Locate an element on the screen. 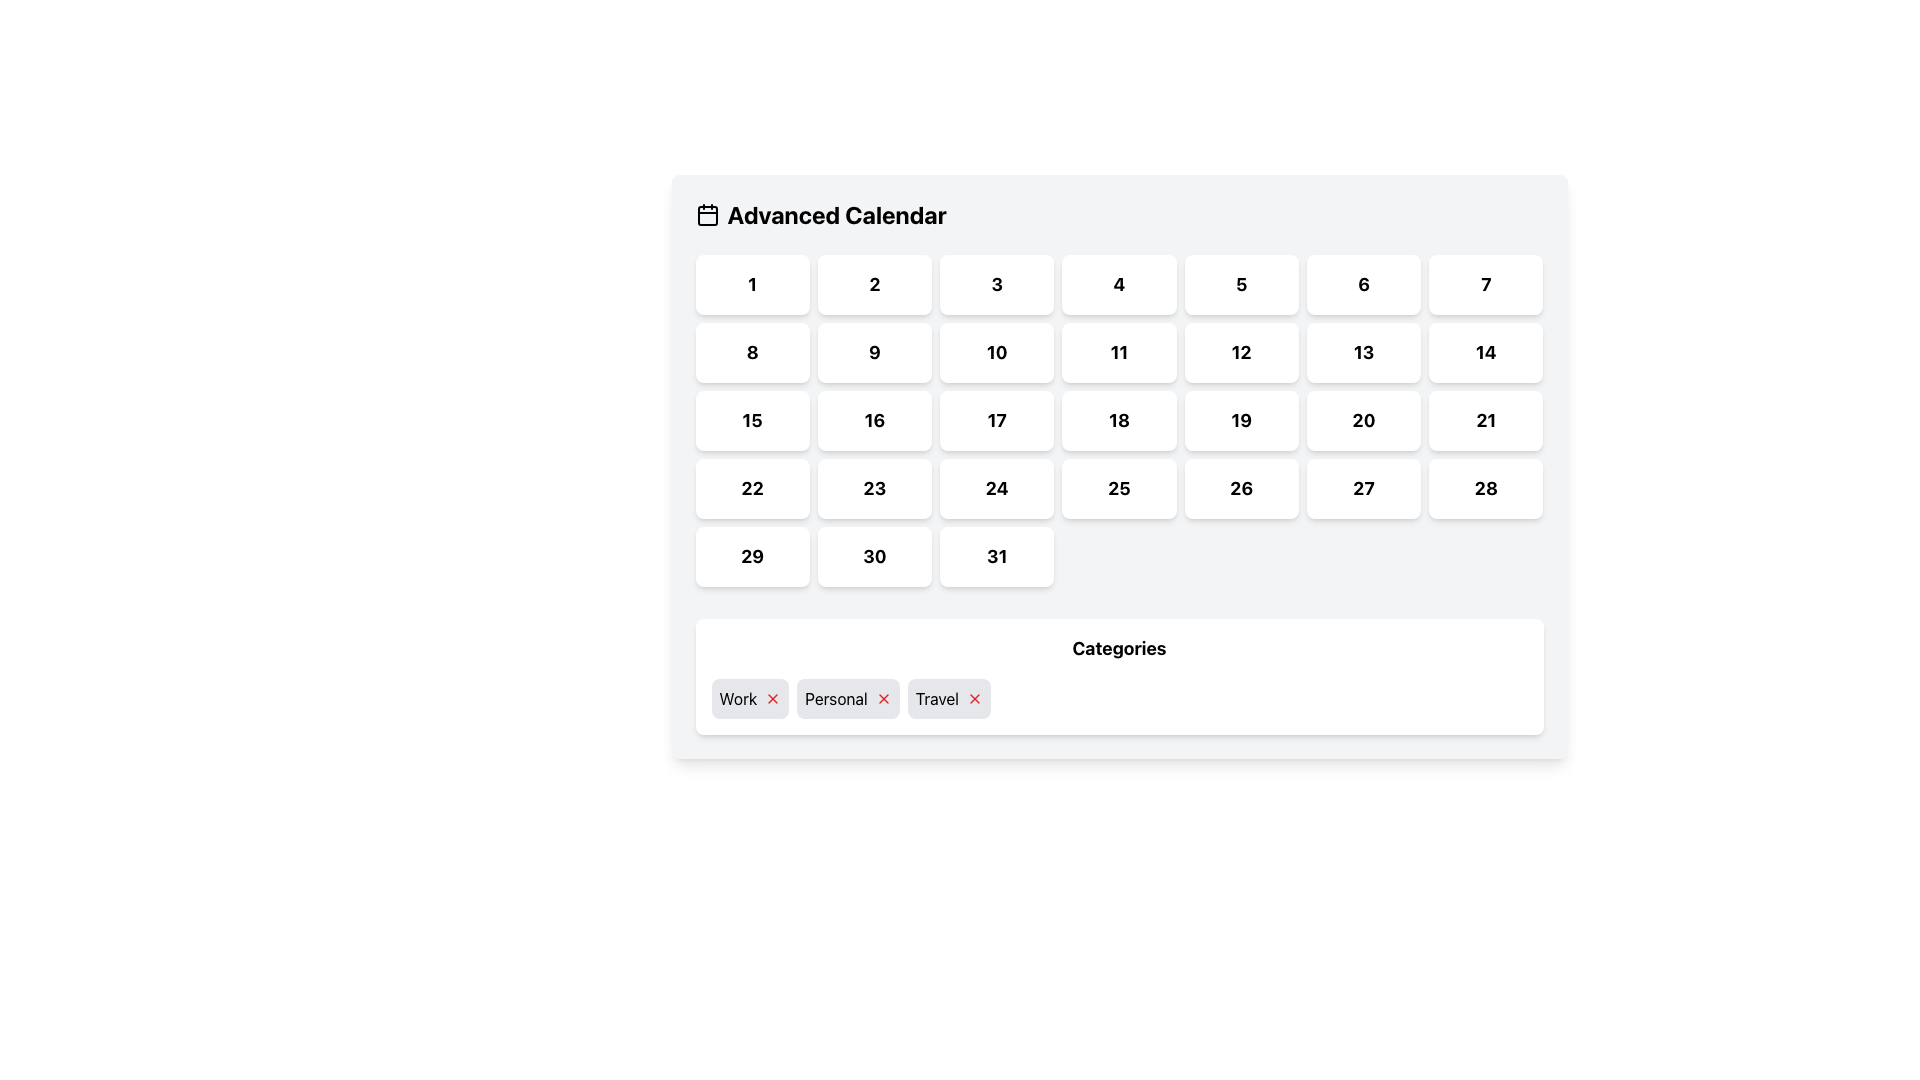 This screenshot has width=1920, height=1080. the button displaying the number '28' in bold, center-aligned text is located at coordinates (1486, 489).